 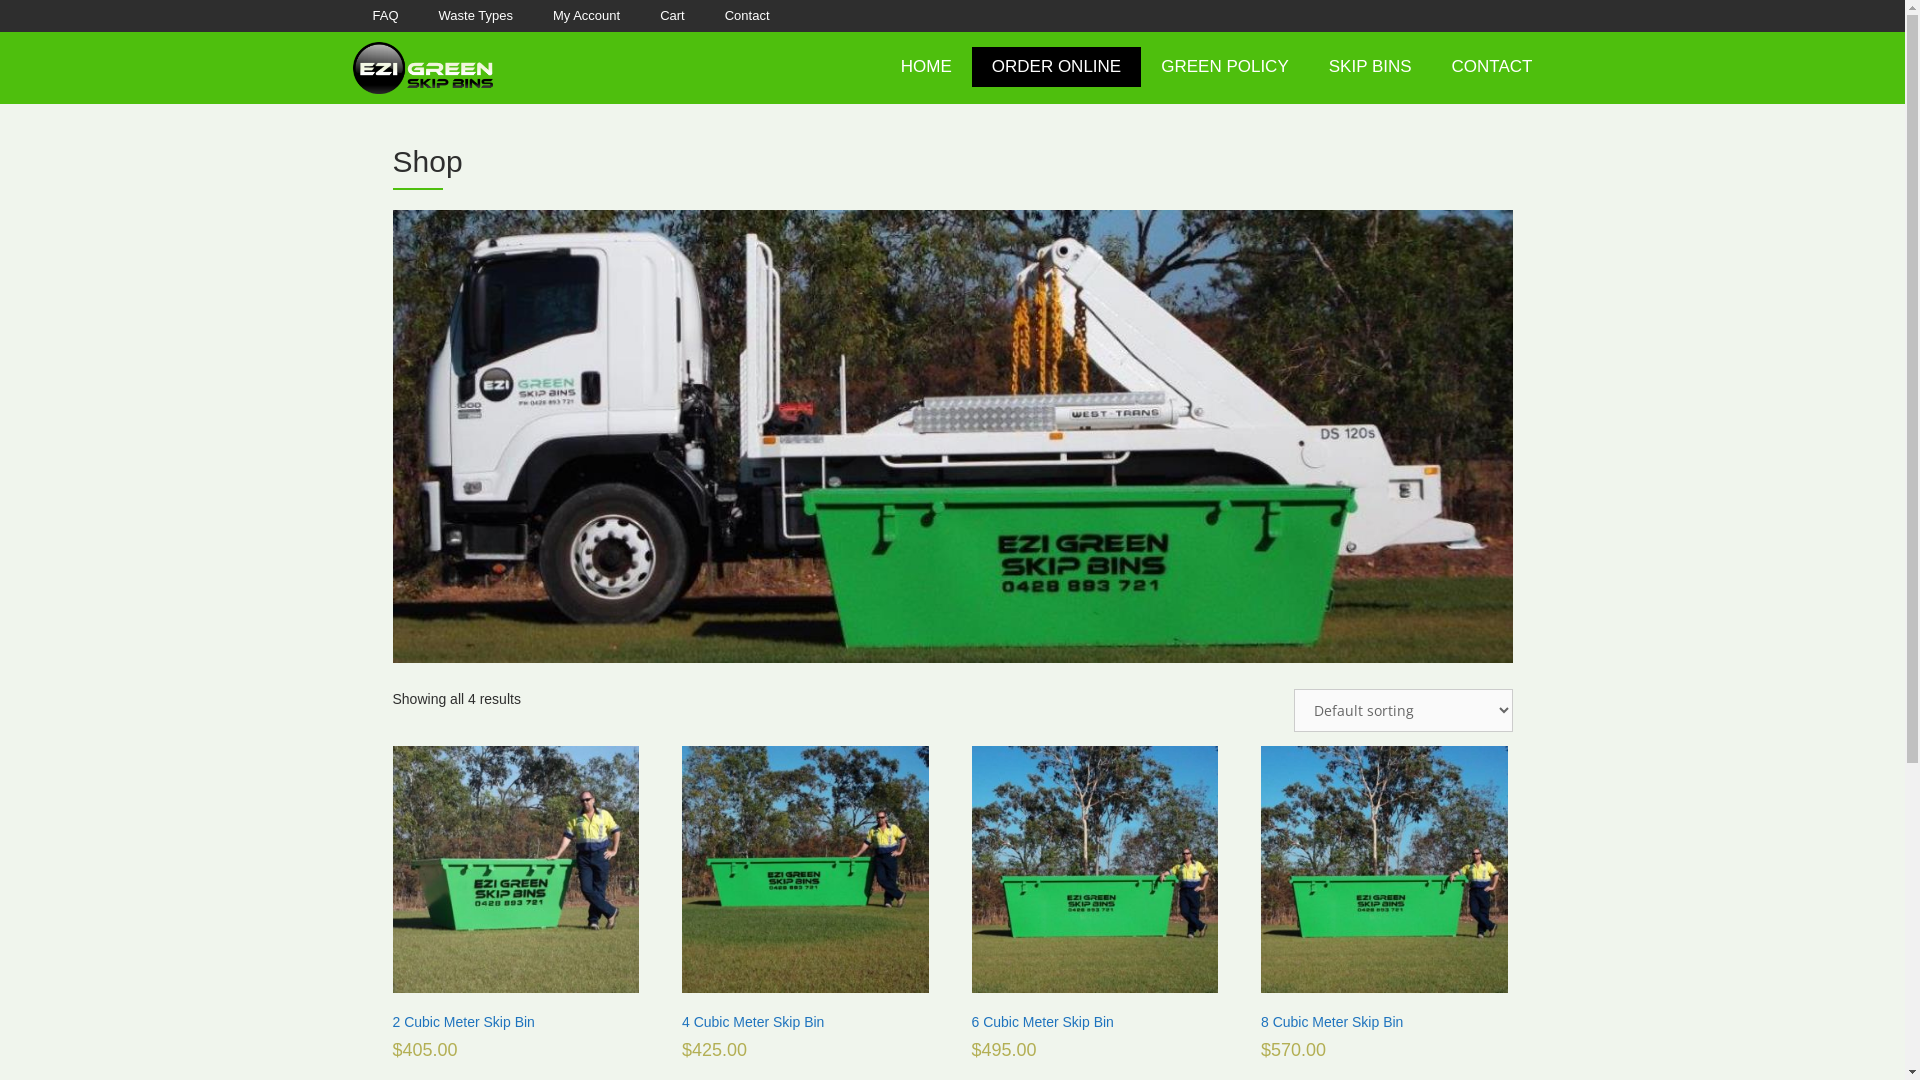 I want to click on 'GREEN POLICY', so click(x=1223, y=65).